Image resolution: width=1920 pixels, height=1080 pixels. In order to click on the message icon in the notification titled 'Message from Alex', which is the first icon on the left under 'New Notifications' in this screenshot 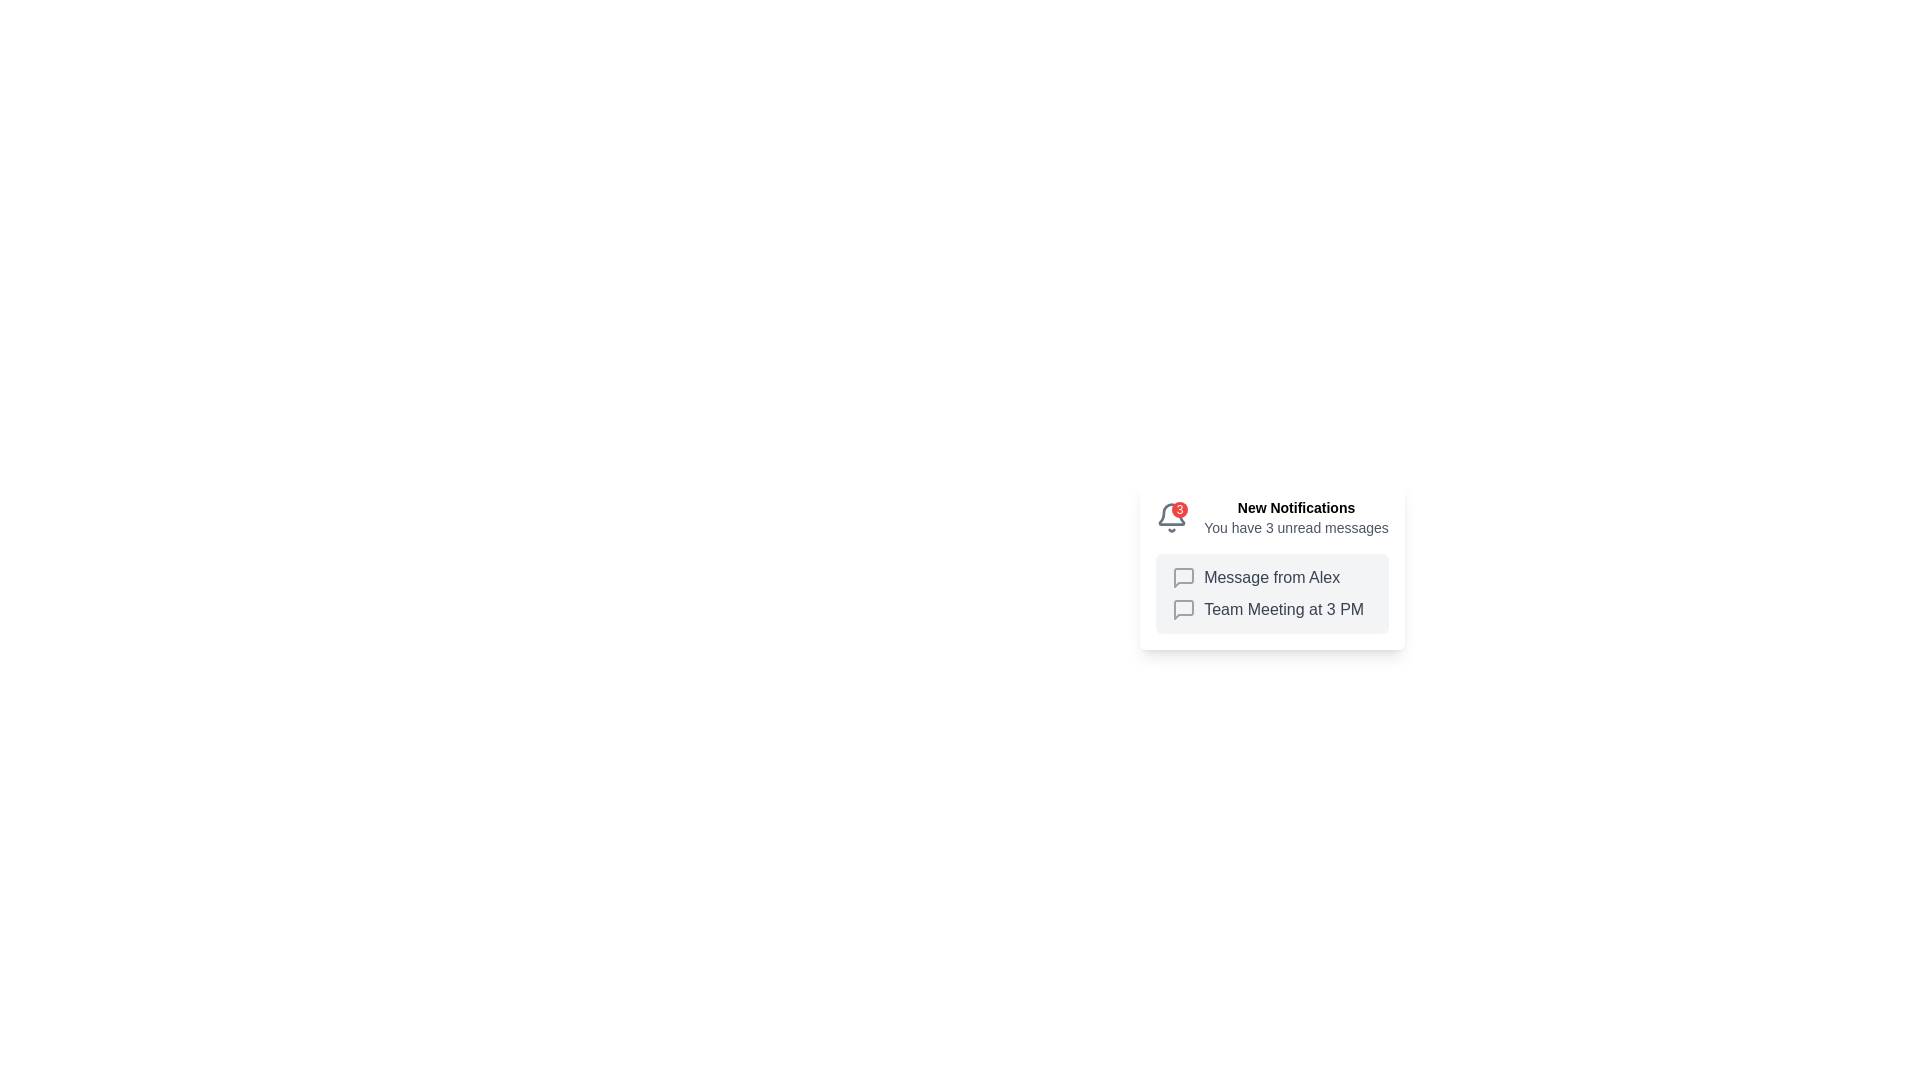, I will do `click(1184, 578)`.